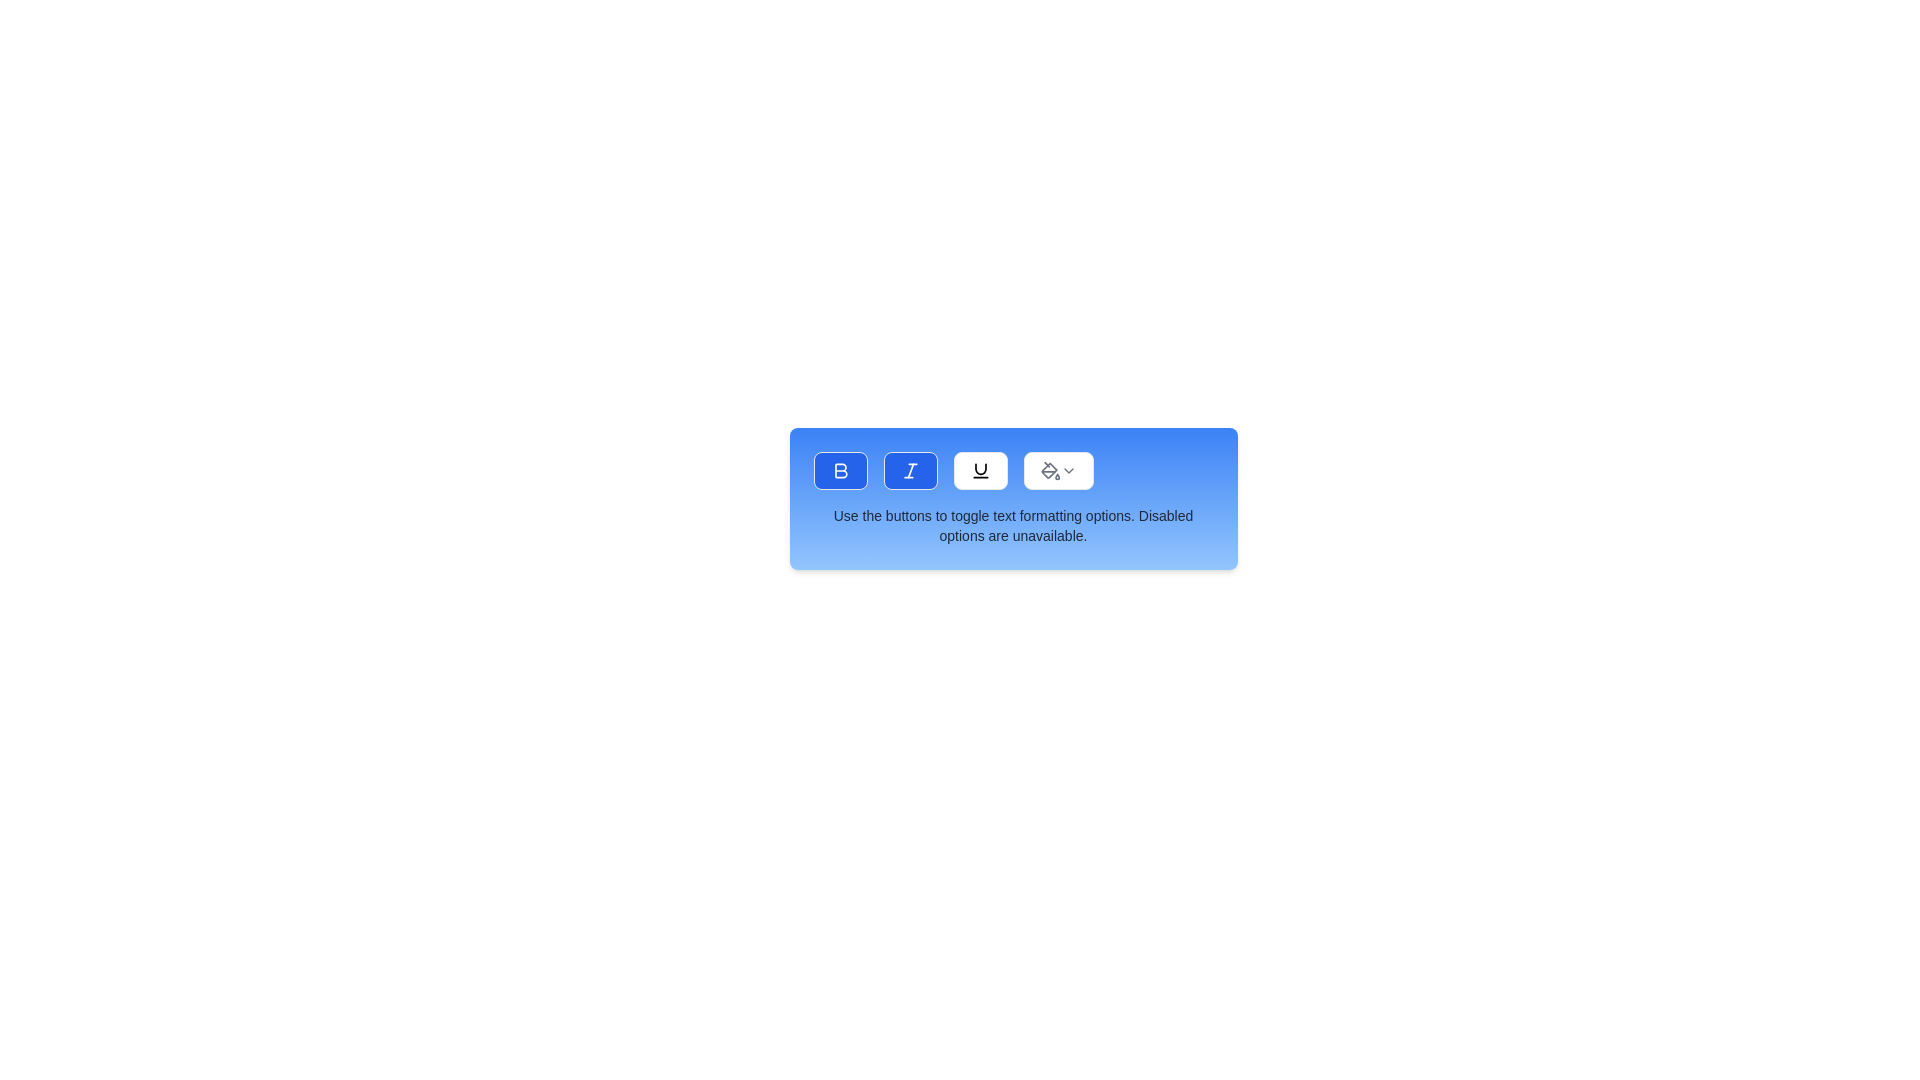  I want to click on the first formatting button in the row, so click(840, 470).